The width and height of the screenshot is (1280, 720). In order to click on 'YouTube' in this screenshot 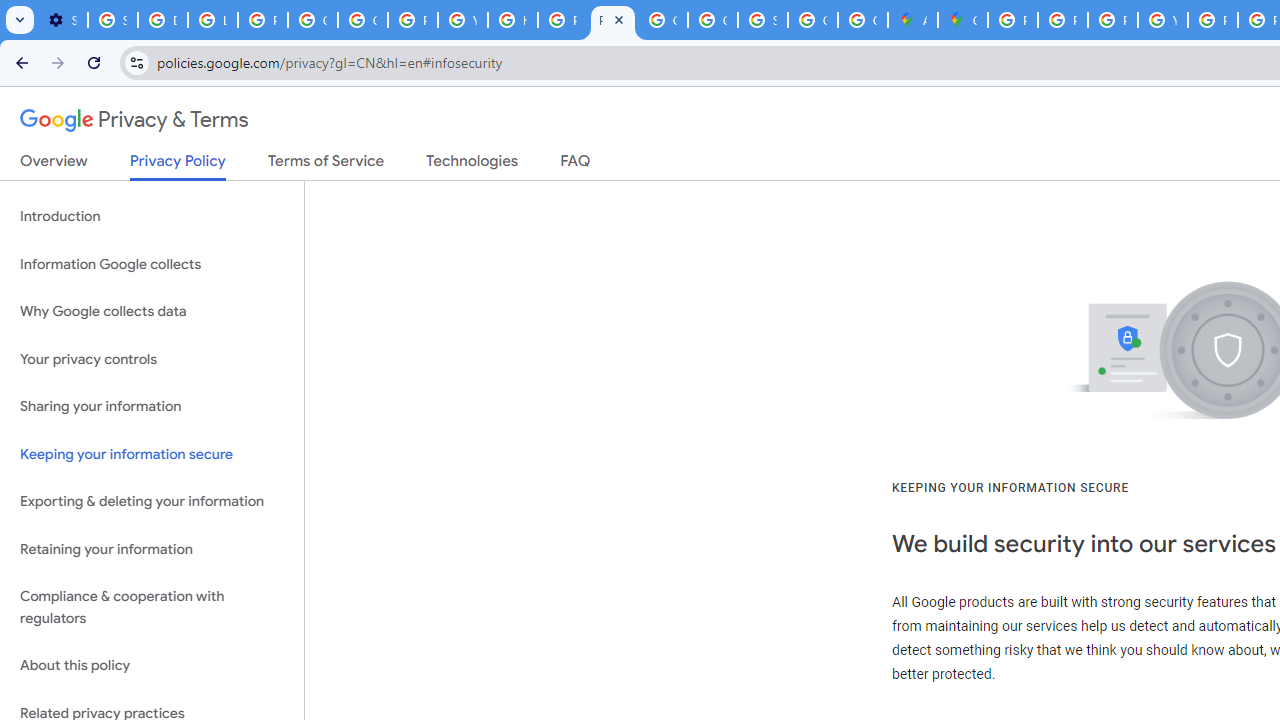, I will do `click(1162, 20)`.